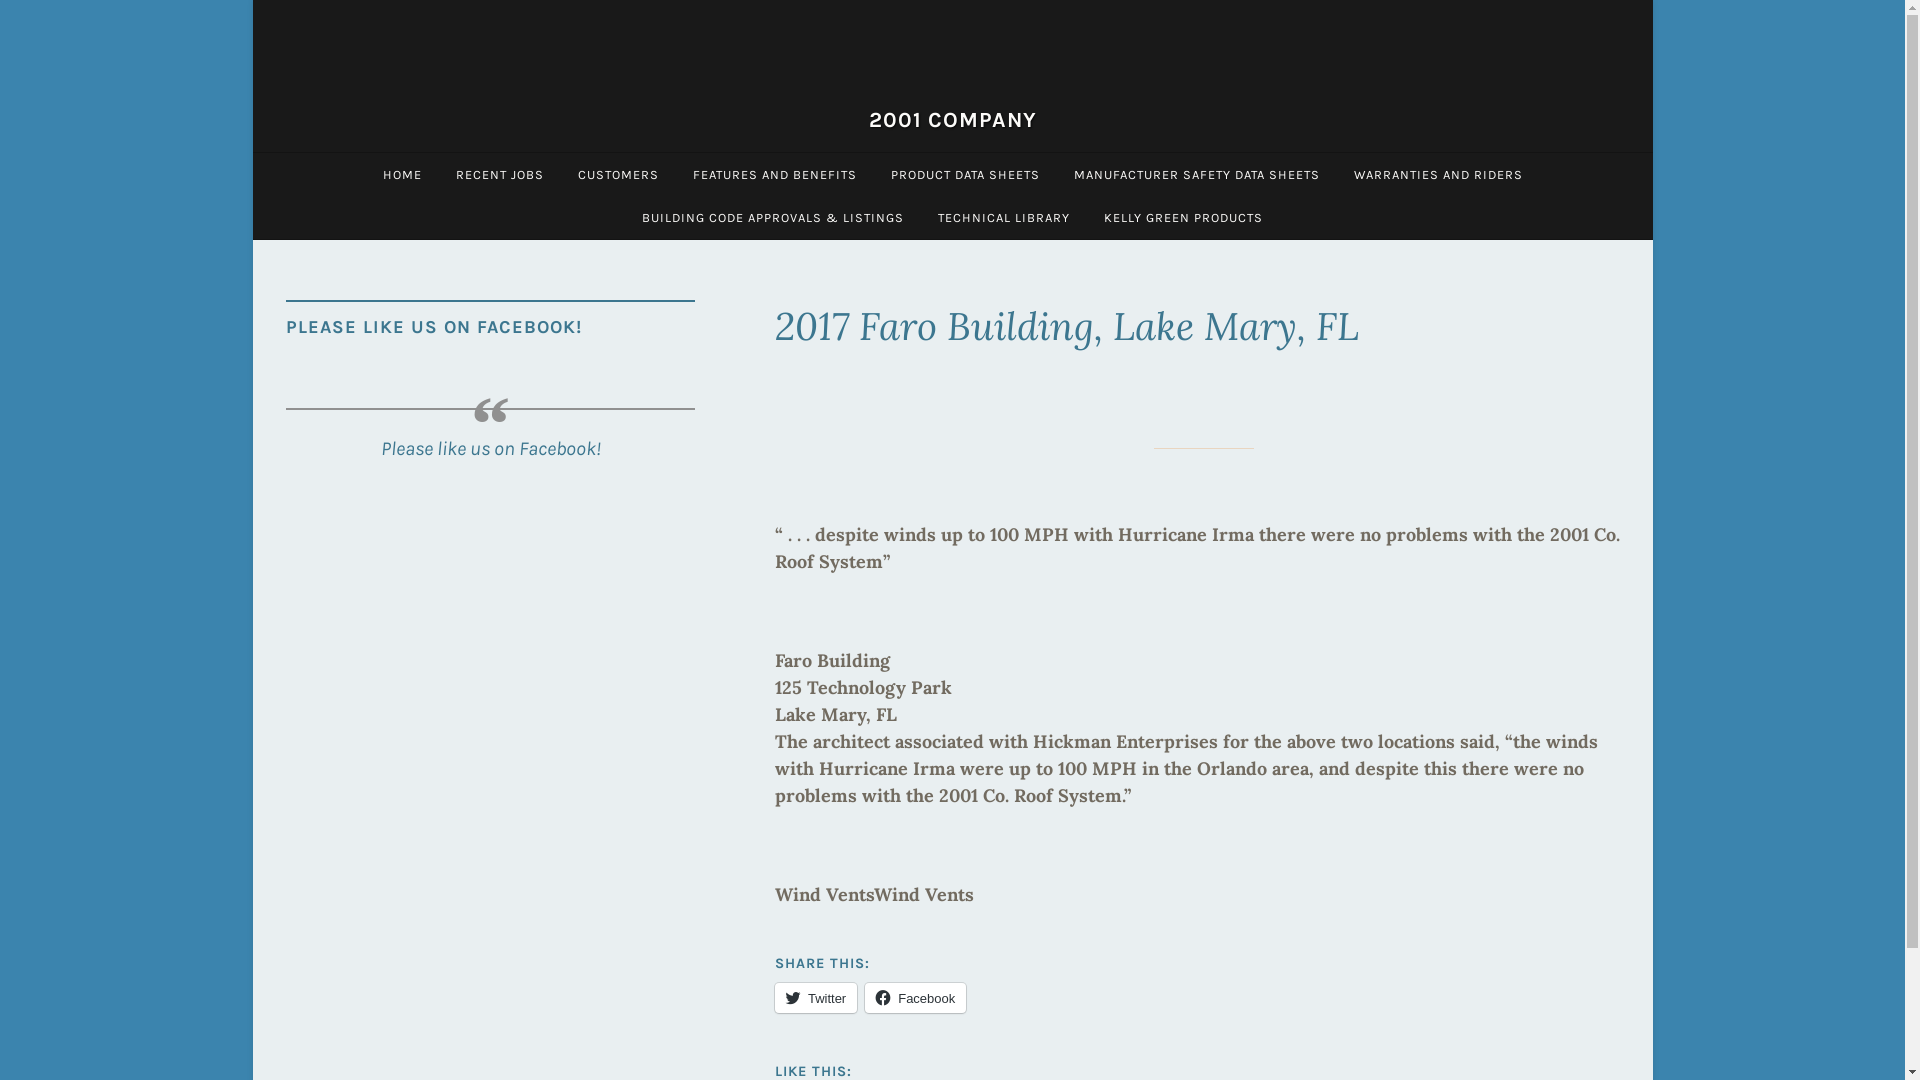 The height and width of the screenshot is (1080, 1920). Describe the element at coordinates (914, 998) in the screenshot. I see `'Facebook'` at that location.